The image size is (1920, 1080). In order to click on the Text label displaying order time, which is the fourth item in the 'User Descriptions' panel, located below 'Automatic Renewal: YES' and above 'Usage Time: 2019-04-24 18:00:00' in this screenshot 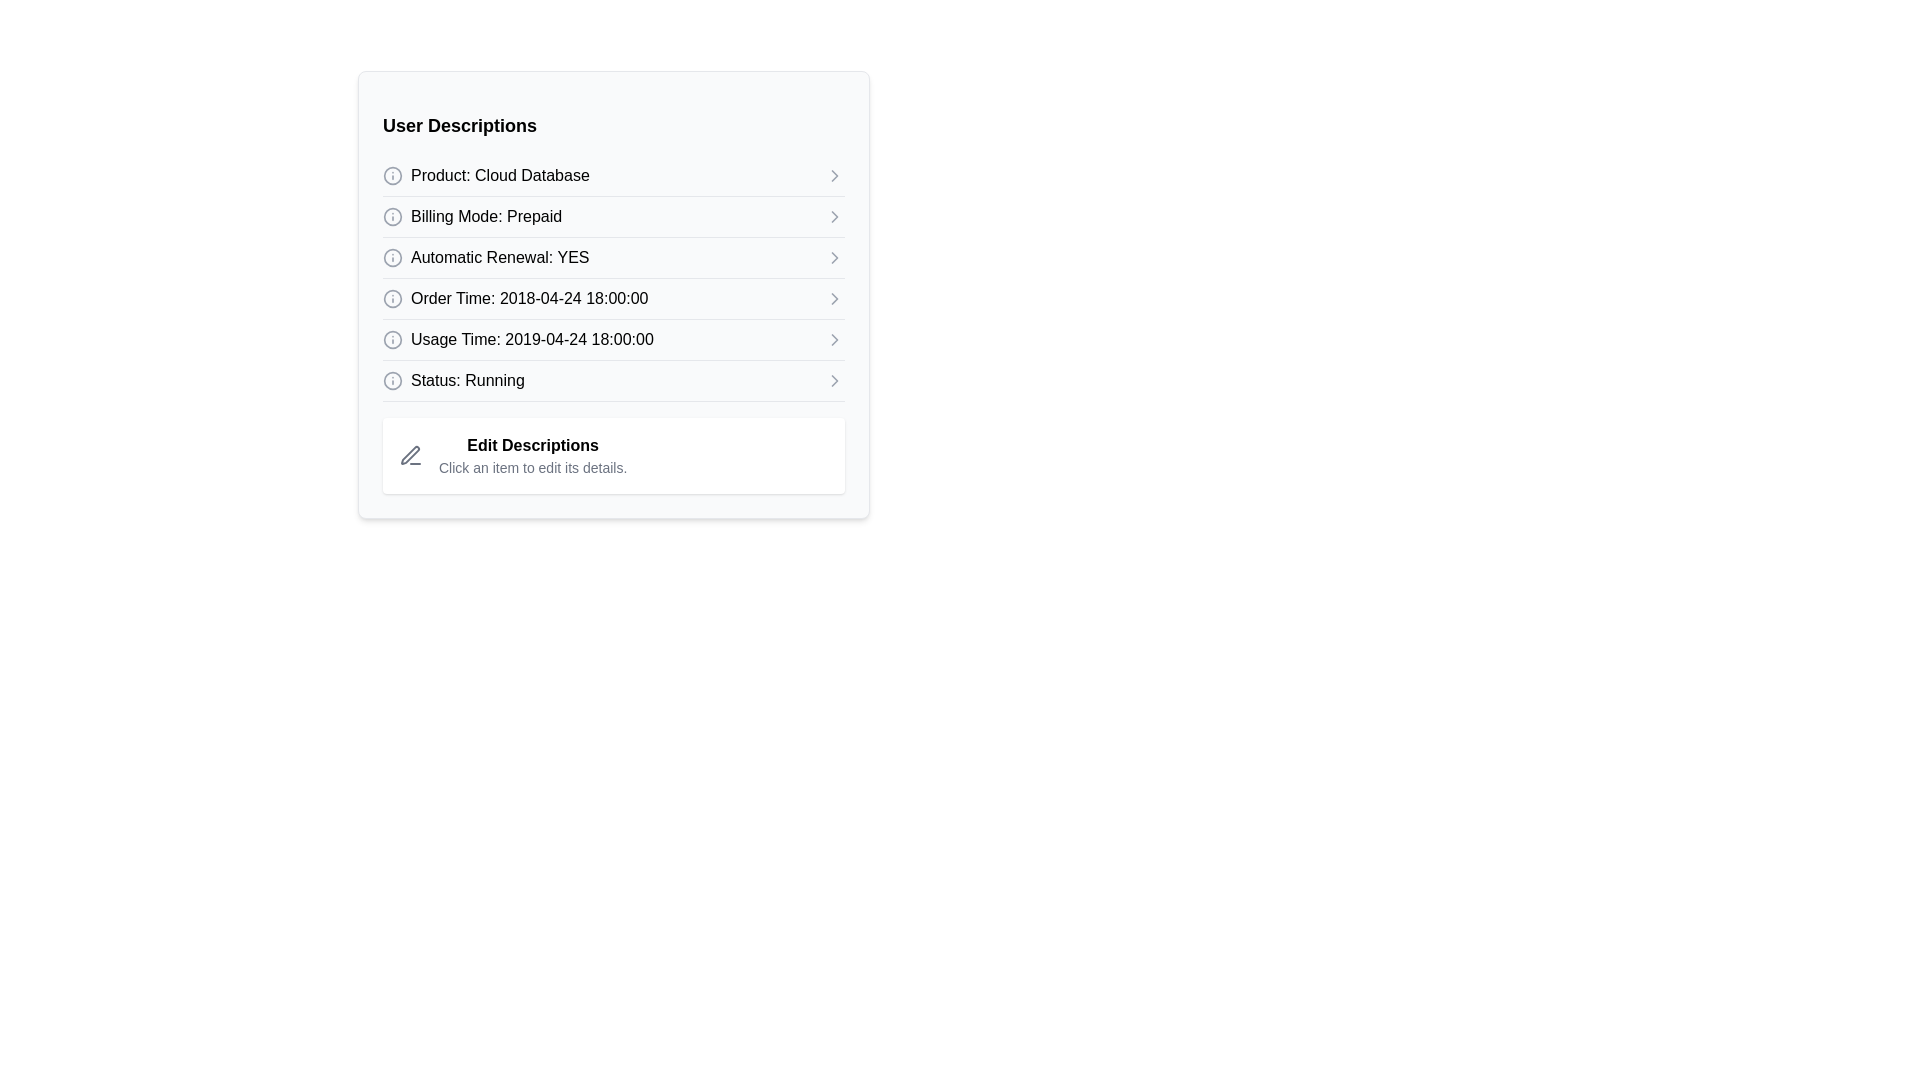, I will do `click(515, 299)`.